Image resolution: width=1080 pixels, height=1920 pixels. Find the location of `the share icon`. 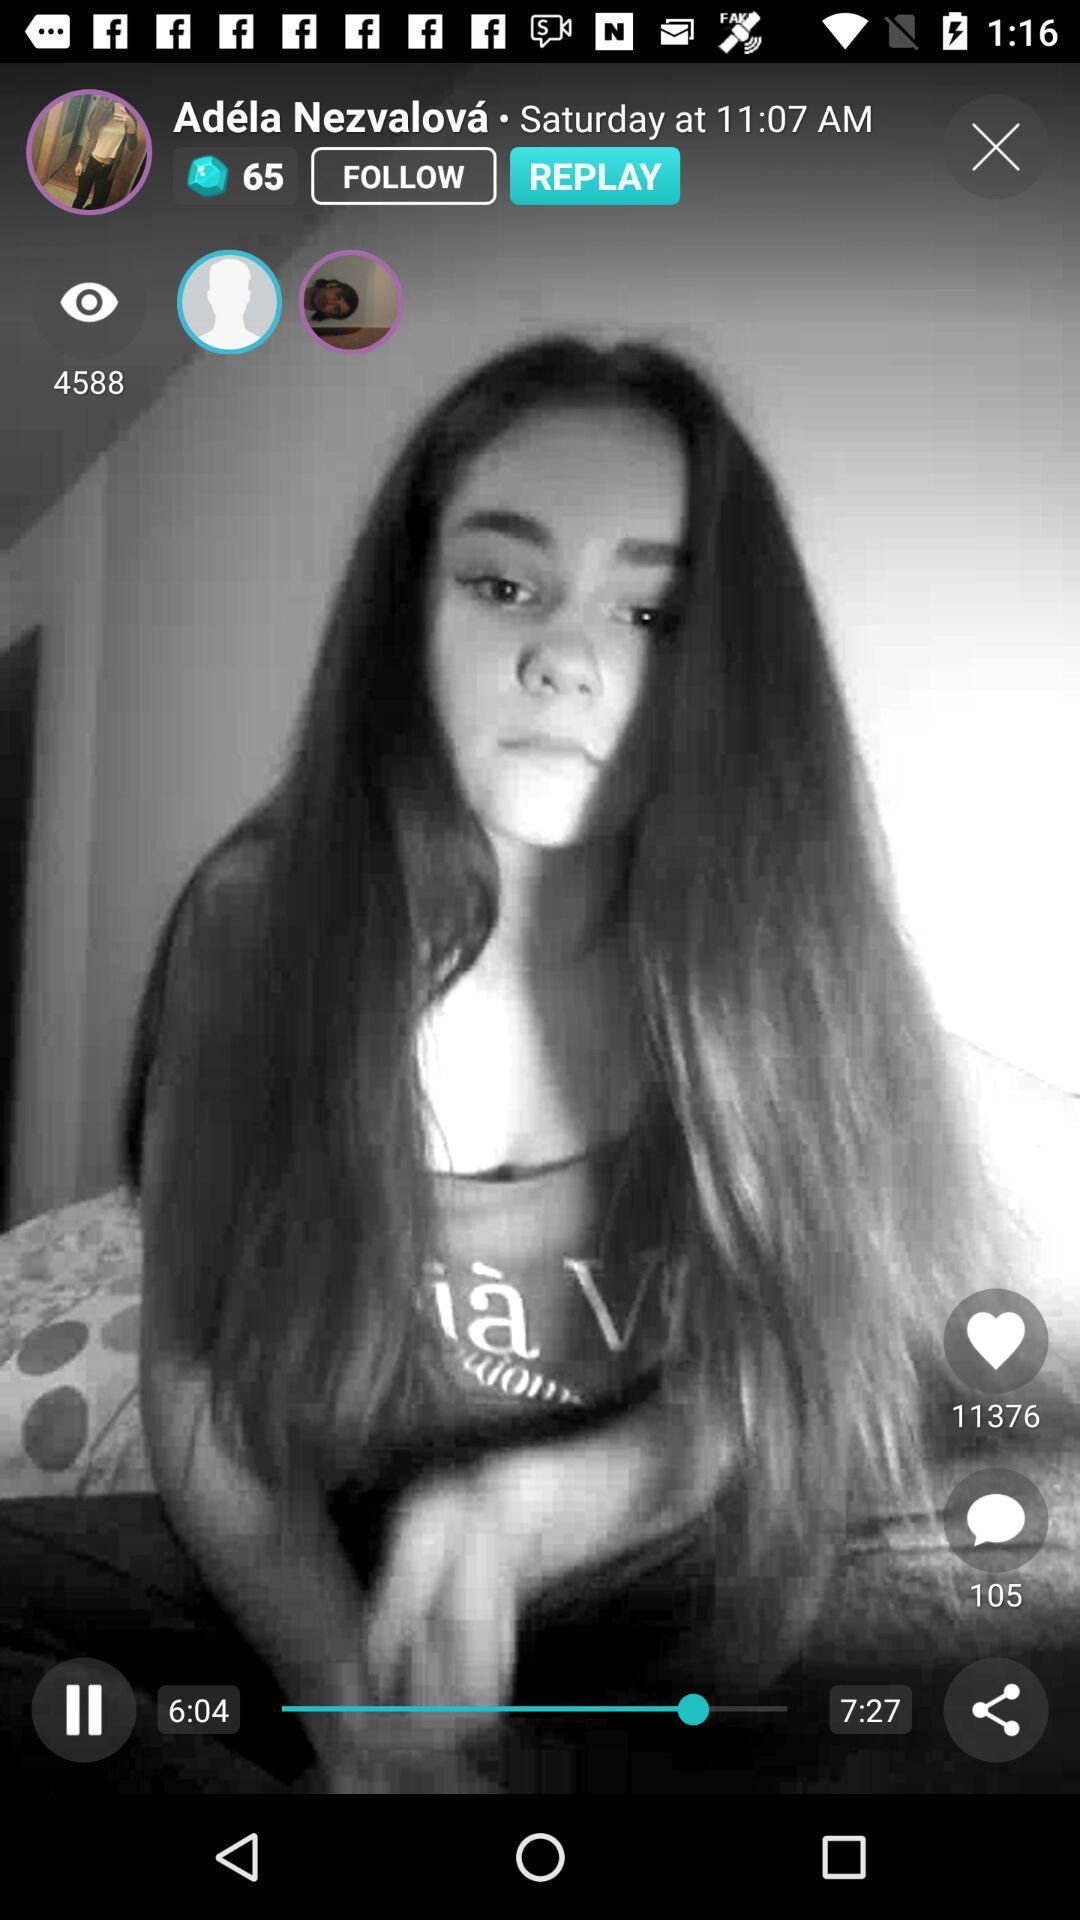

the share icon is located at coordinates (995, 1708).